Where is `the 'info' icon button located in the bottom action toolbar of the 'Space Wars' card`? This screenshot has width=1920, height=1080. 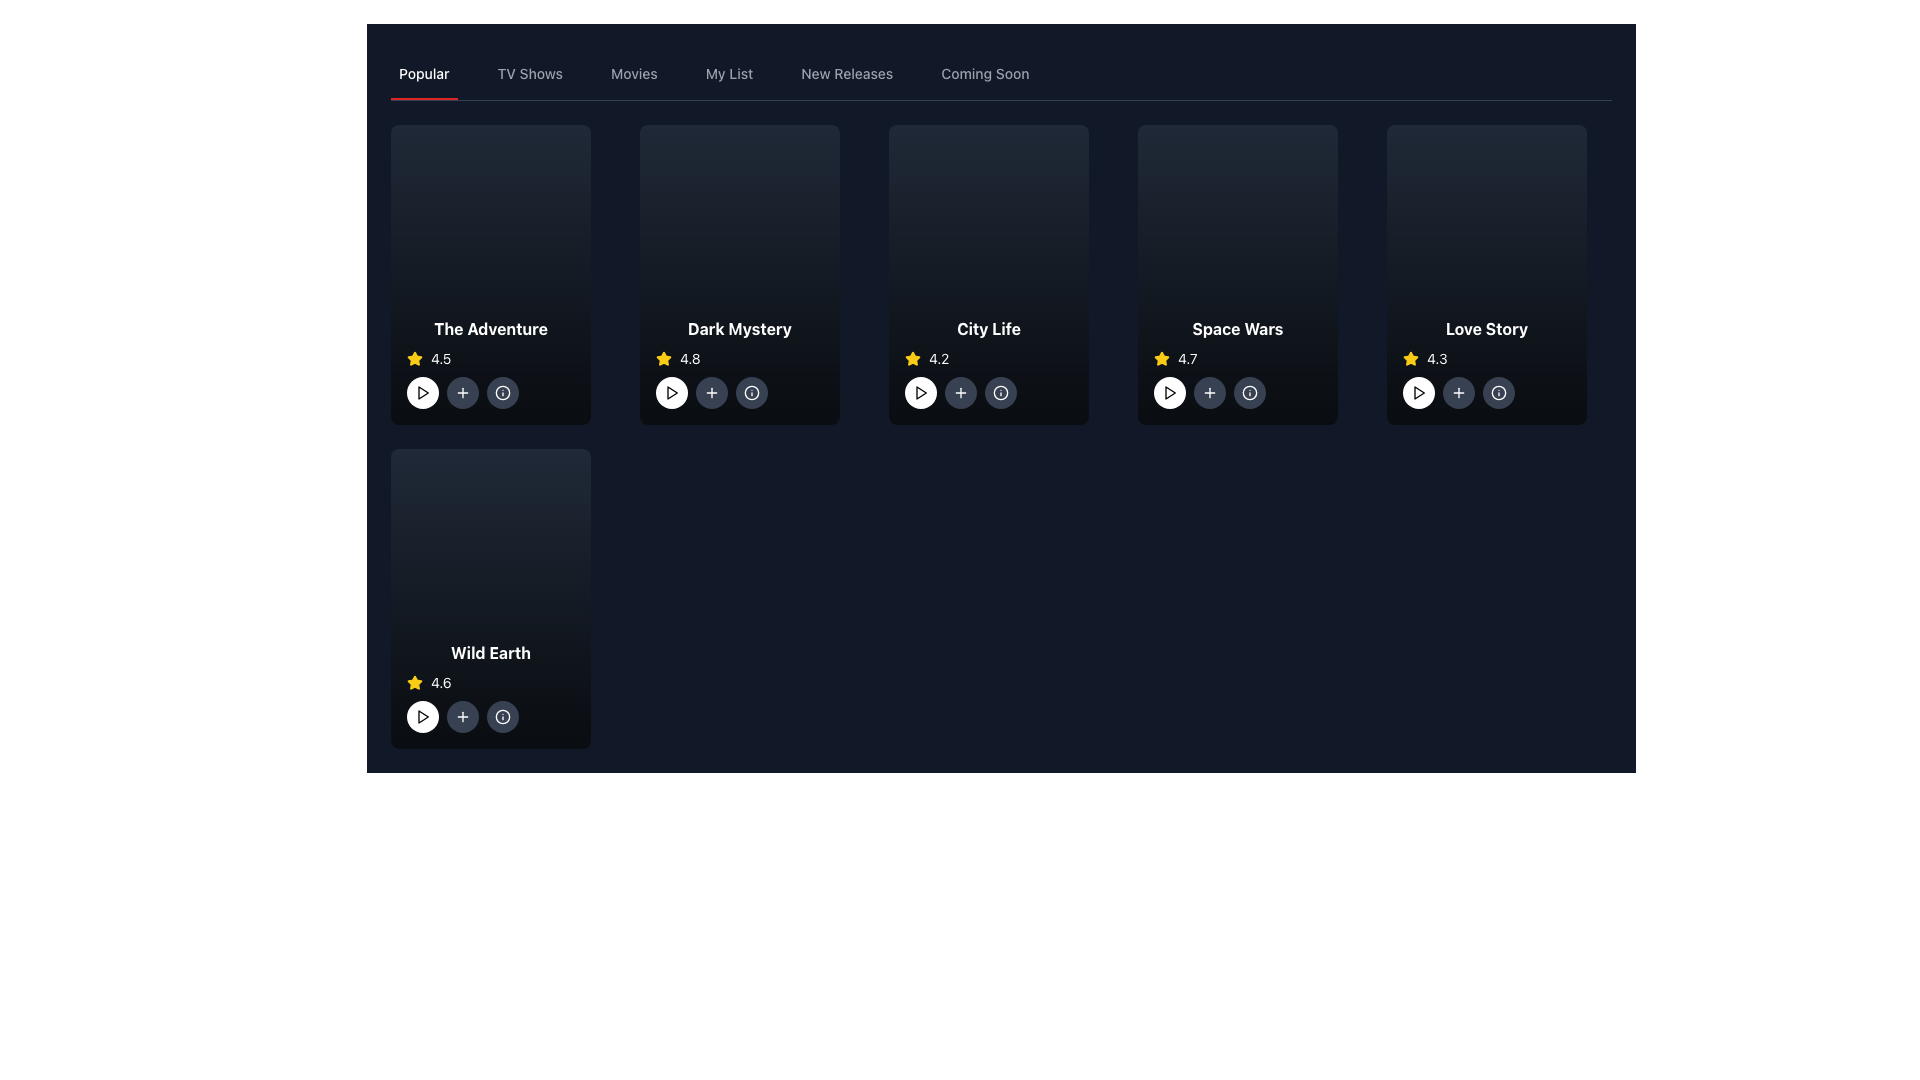 the 'info' icon button located in the bottom action toolbar of the 'Space Wars' card is located at coordinates (1248, 393).